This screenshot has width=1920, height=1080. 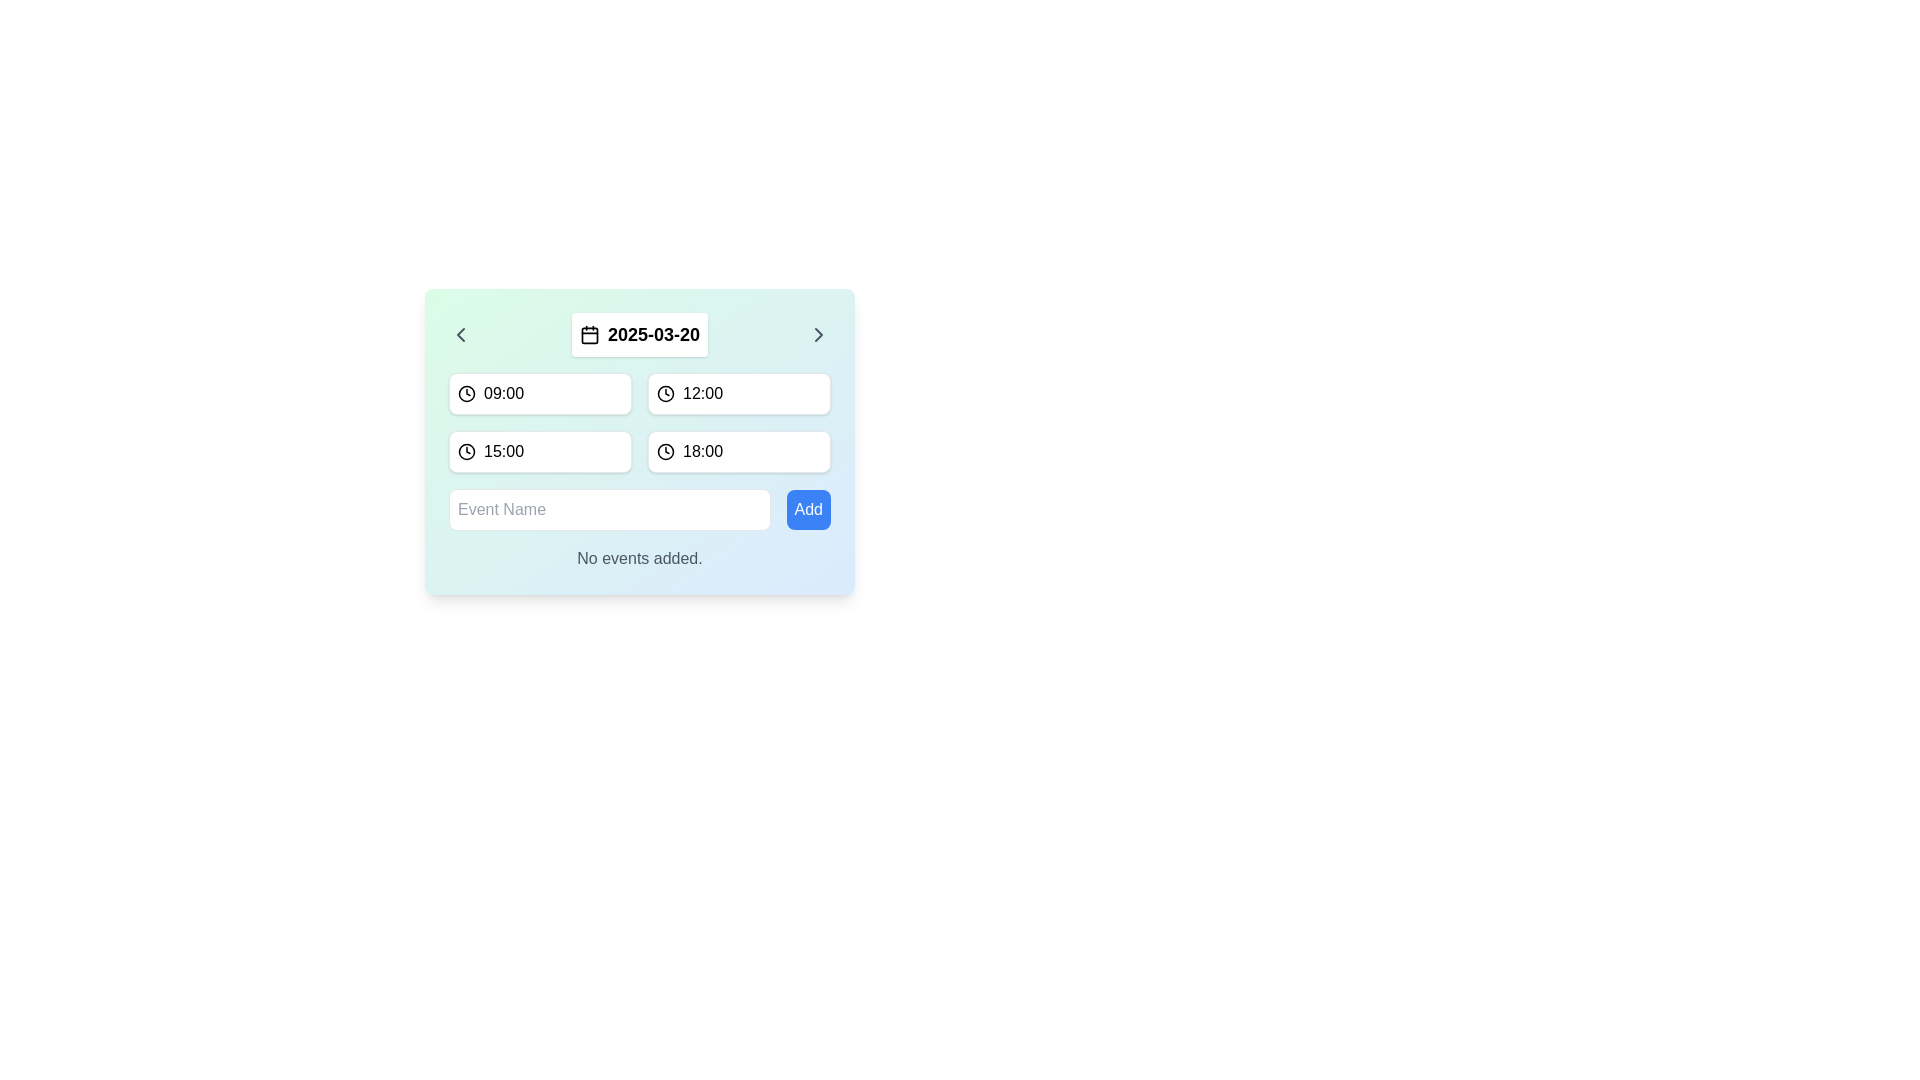 I want to click on the left-pointing chevron icon, so click(x=459, y=334).